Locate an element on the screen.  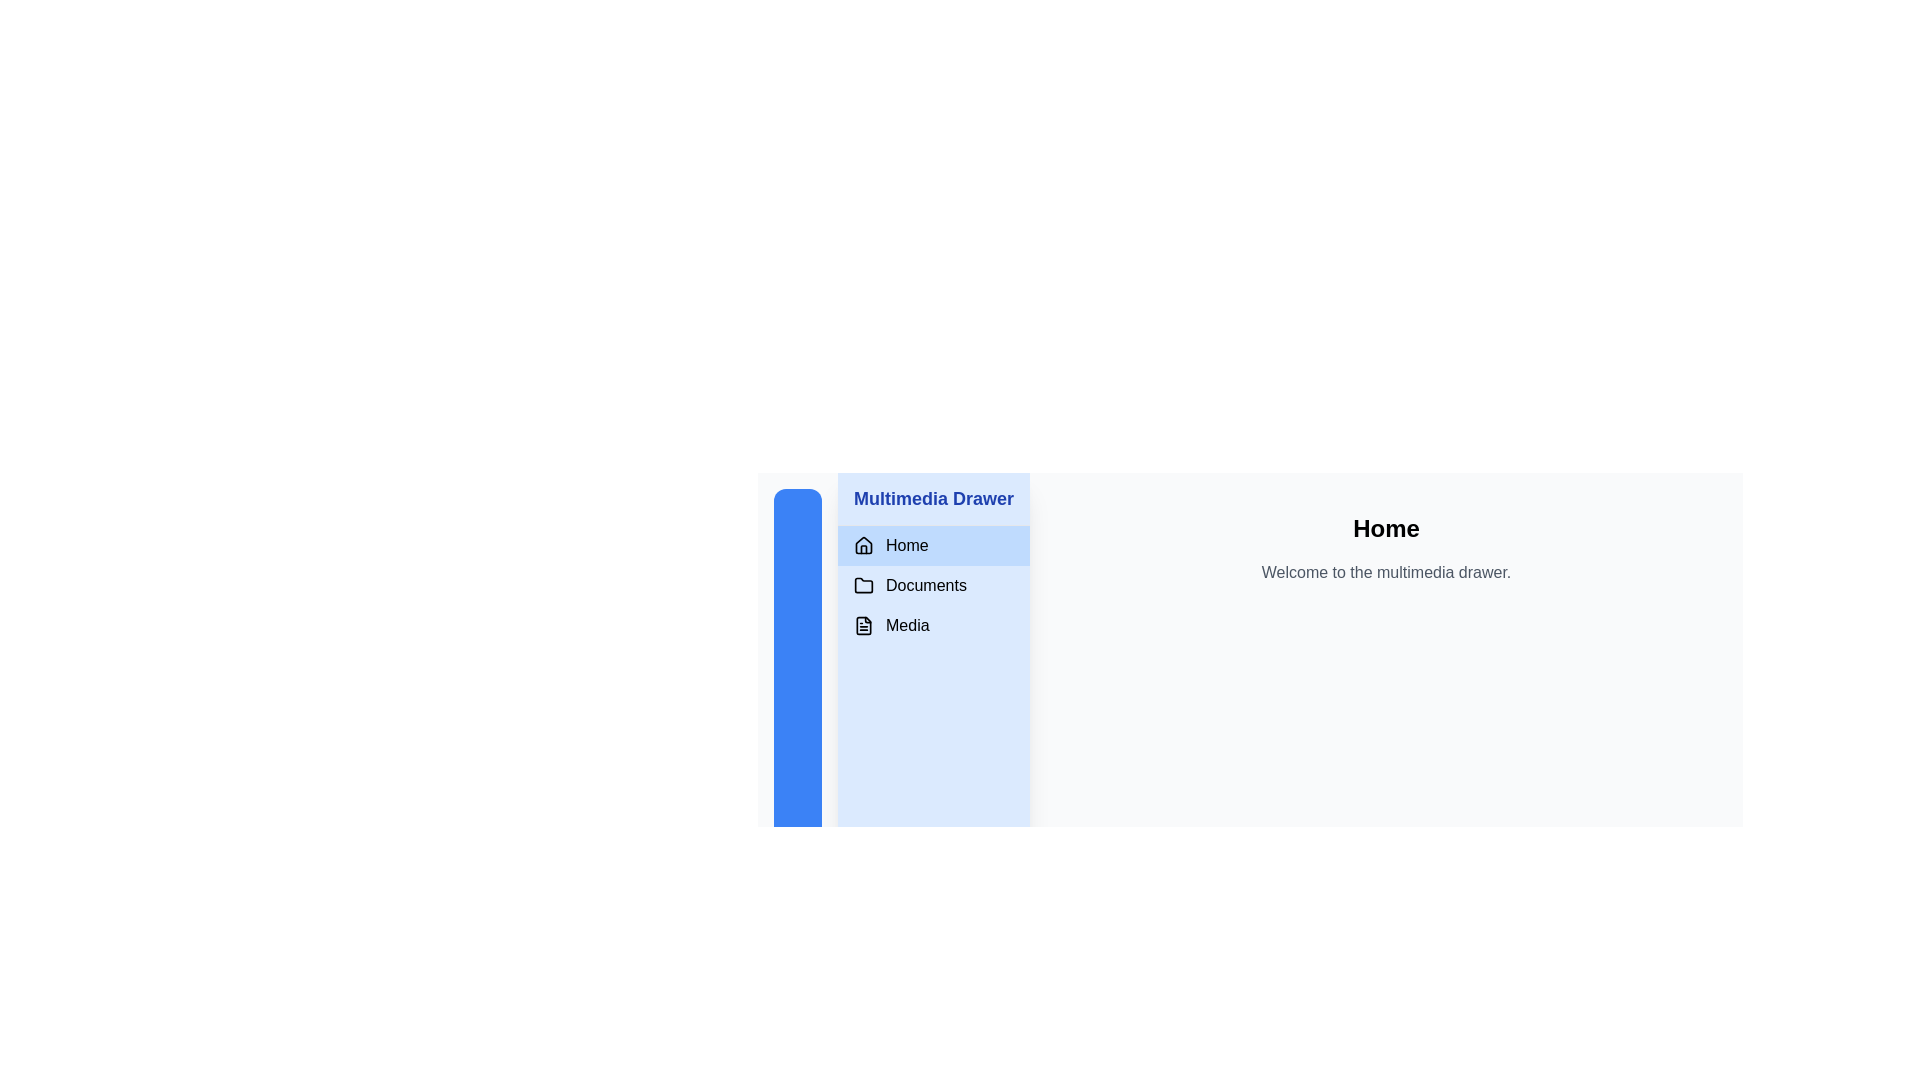
the 'Documents' navigation link located in the sidebar labeled 'Multimedia Drawer', which is the second item in the list beneath 'Home' is located at coordinates (933, 585).